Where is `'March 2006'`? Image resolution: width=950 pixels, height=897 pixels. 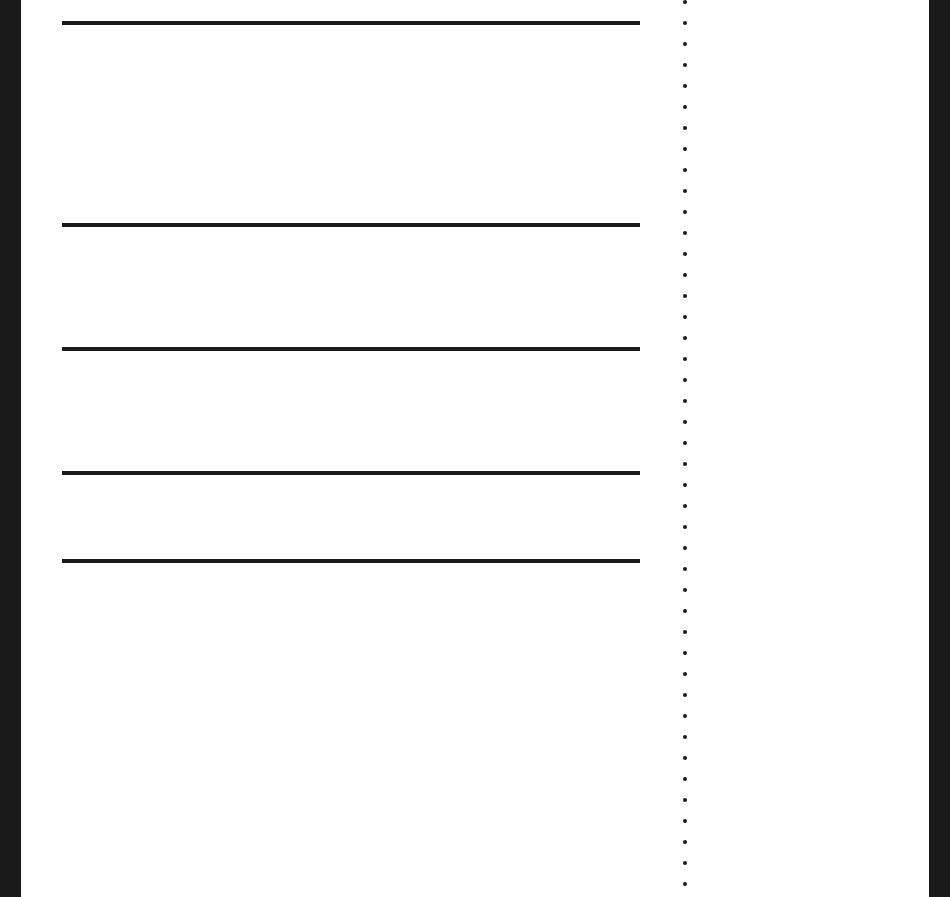 'March 2006' is located at coordinates (727, 567).